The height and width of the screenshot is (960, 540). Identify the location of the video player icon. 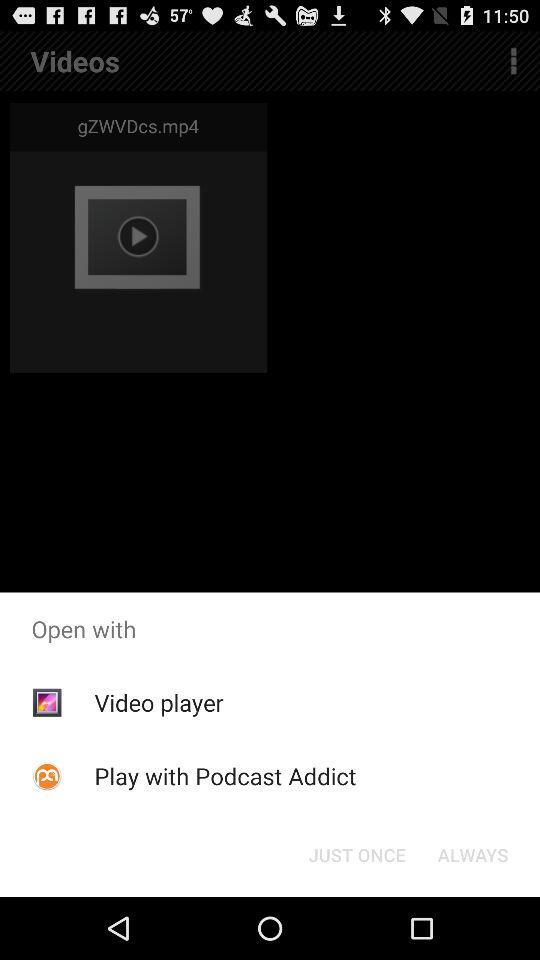
(157, 702).